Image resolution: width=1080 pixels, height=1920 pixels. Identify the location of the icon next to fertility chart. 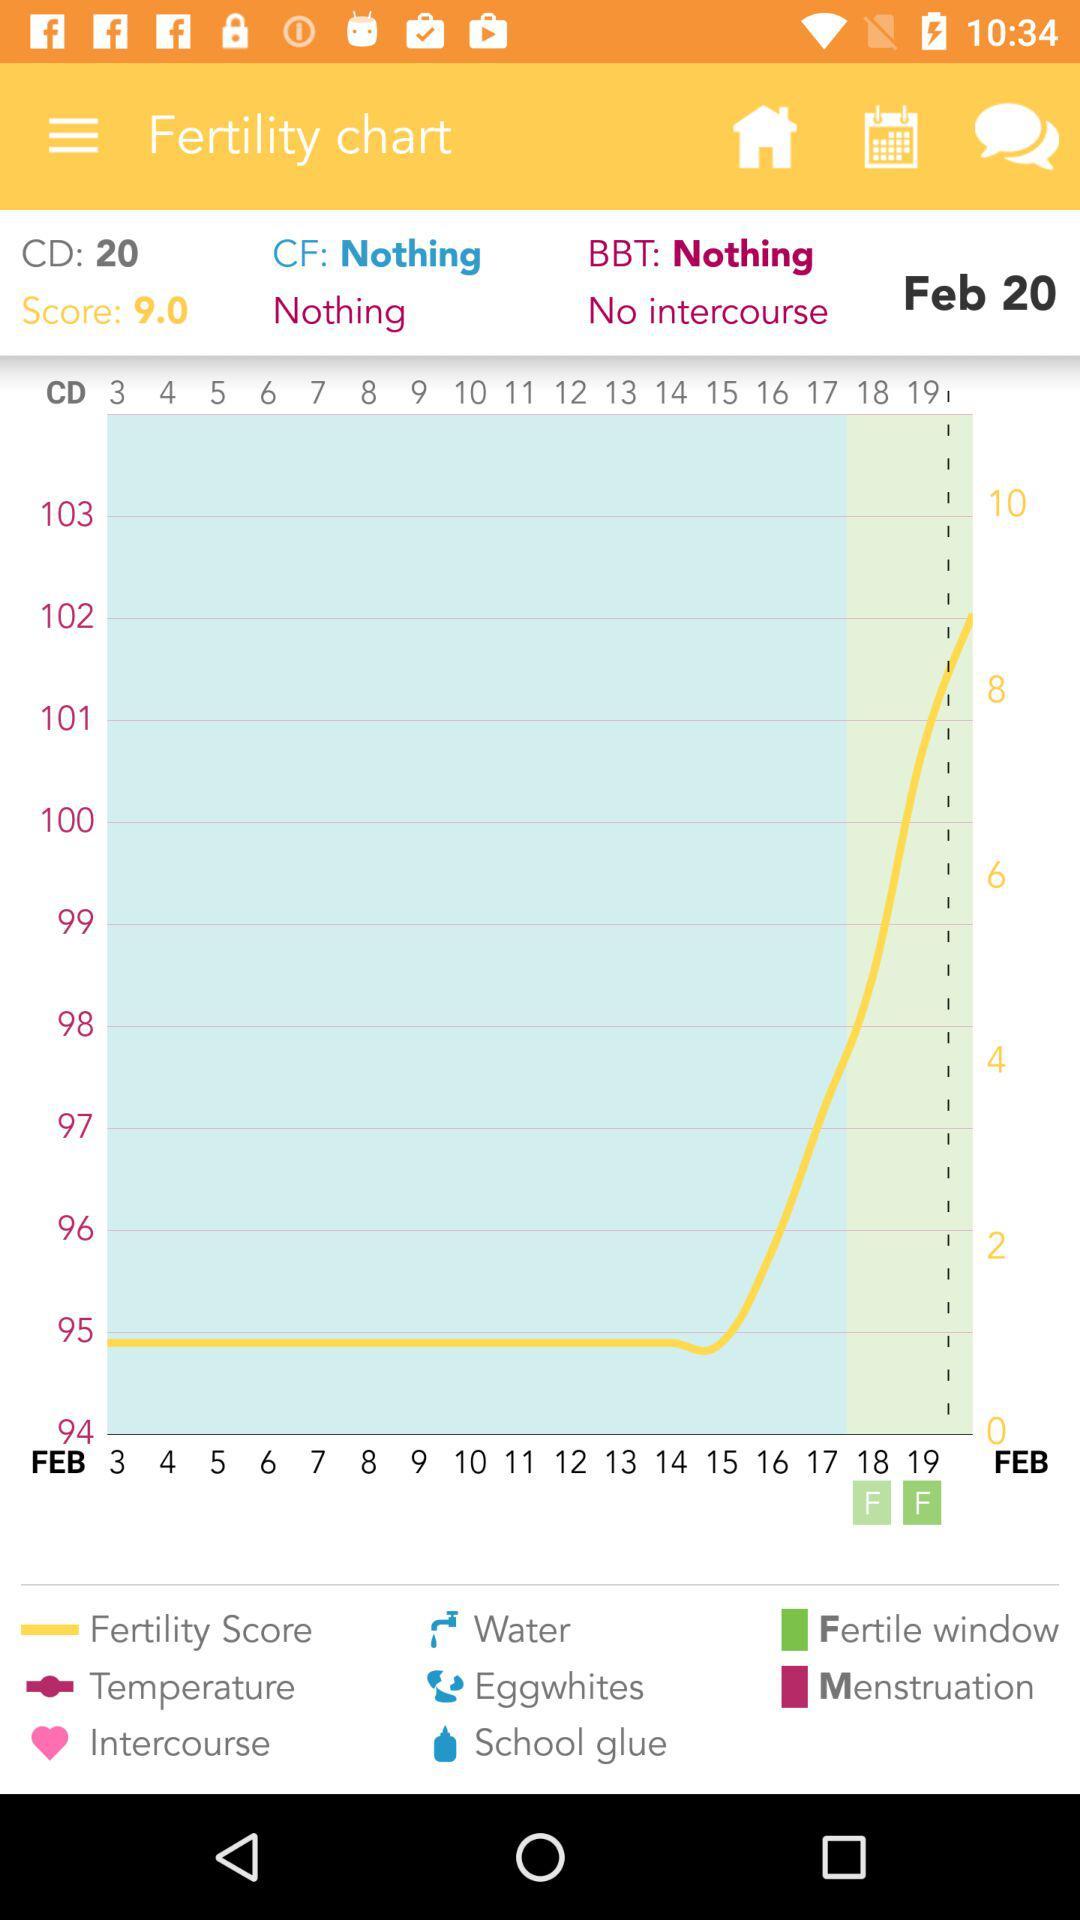
(764, 135).